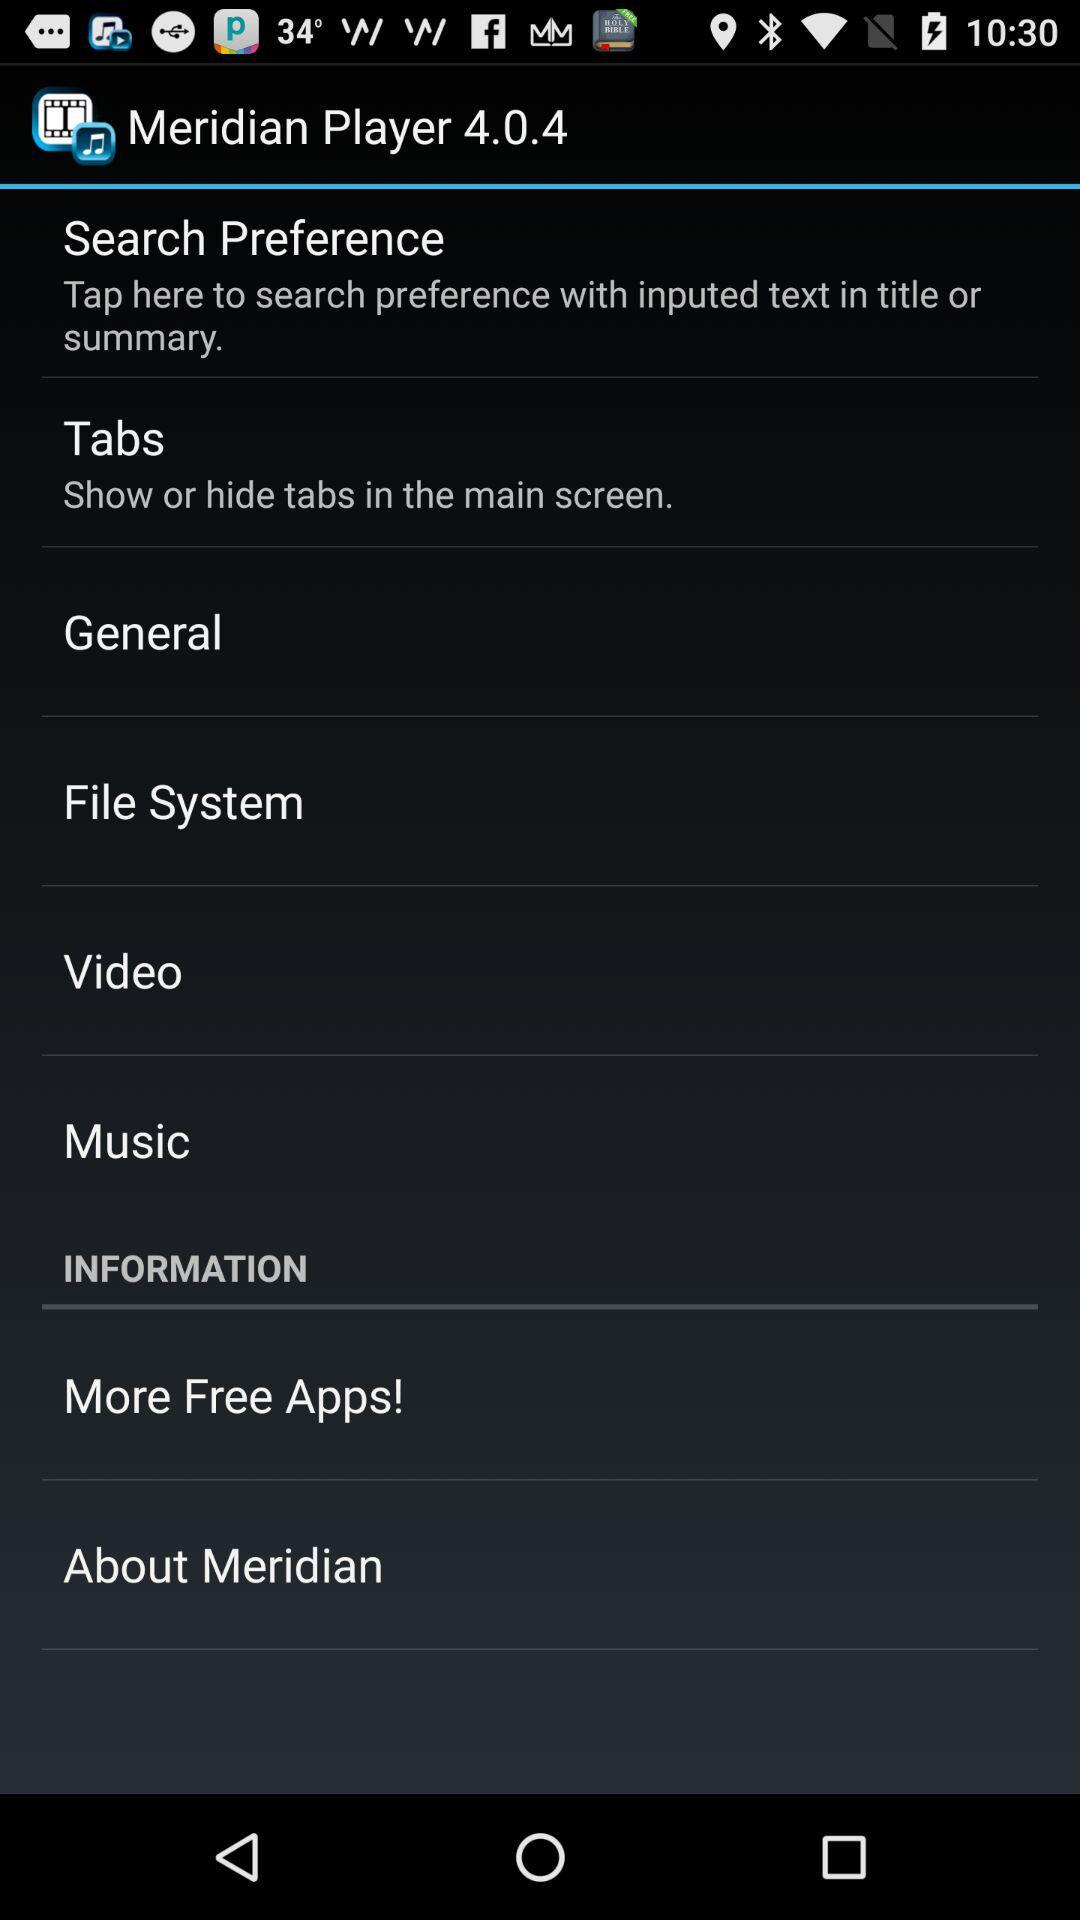 The height and width of the screenshot is (1920, 1080). What do you see at coordinates (368, 493) in the screenshot?
I see `the app above the general item` at bounding box center [368, 493].